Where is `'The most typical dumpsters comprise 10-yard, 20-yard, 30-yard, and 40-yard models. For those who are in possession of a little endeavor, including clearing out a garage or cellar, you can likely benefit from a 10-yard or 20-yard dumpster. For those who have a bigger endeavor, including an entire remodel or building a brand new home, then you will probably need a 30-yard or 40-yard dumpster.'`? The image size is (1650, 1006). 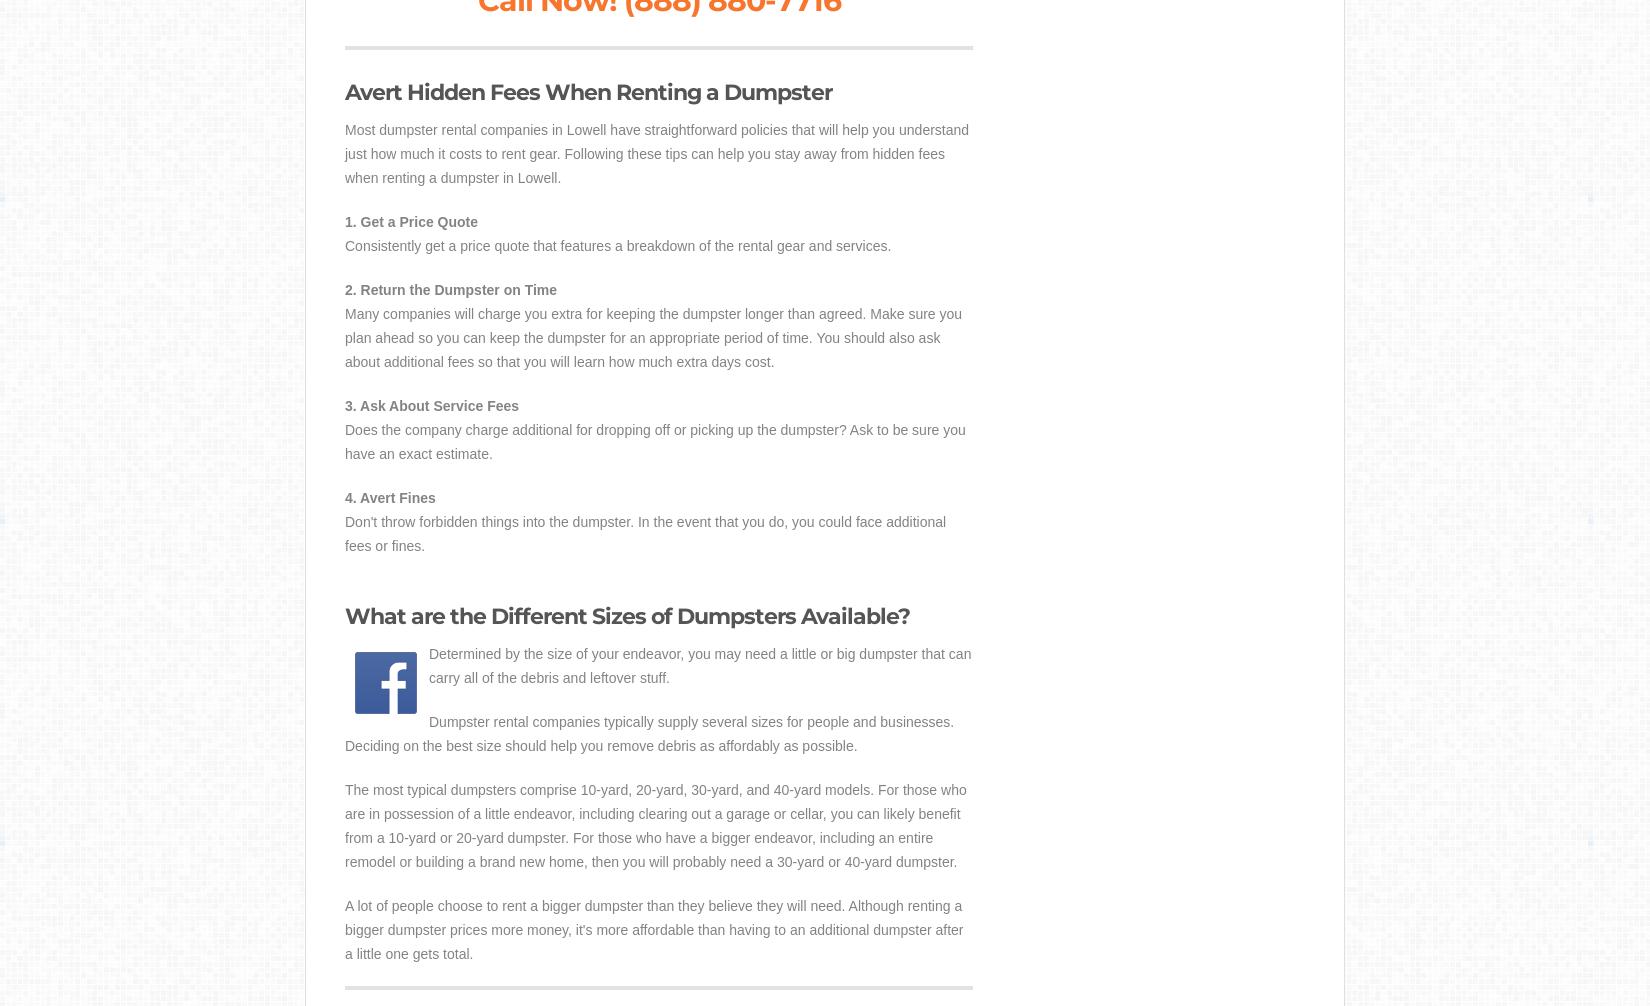
'The most typical dumpsters comprise 10-yard, 20-yard, 30-yard, and 40-yard models. For those who are in possession of a little endeavor, including clearing out a garage or cellar, you can likely benefit from a 10-yard or 20-yard dumpster. For those who have a bigger endeavor, including an entire remodel or building a brand new home, then you will probably need a 30-yard or 40-yard dumpster.' is located at coordinates (654, 825).